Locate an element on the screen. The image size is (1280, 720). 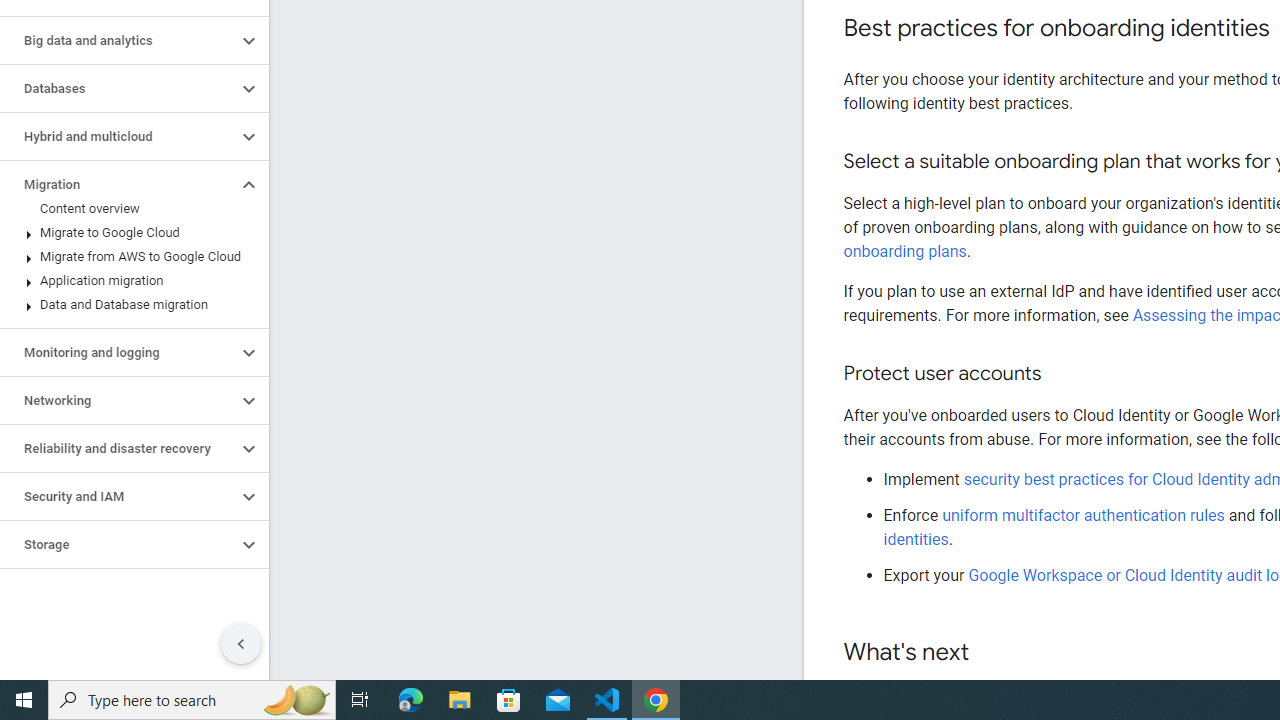
'Monitoring and logging' is located at coordinates (117, 352).